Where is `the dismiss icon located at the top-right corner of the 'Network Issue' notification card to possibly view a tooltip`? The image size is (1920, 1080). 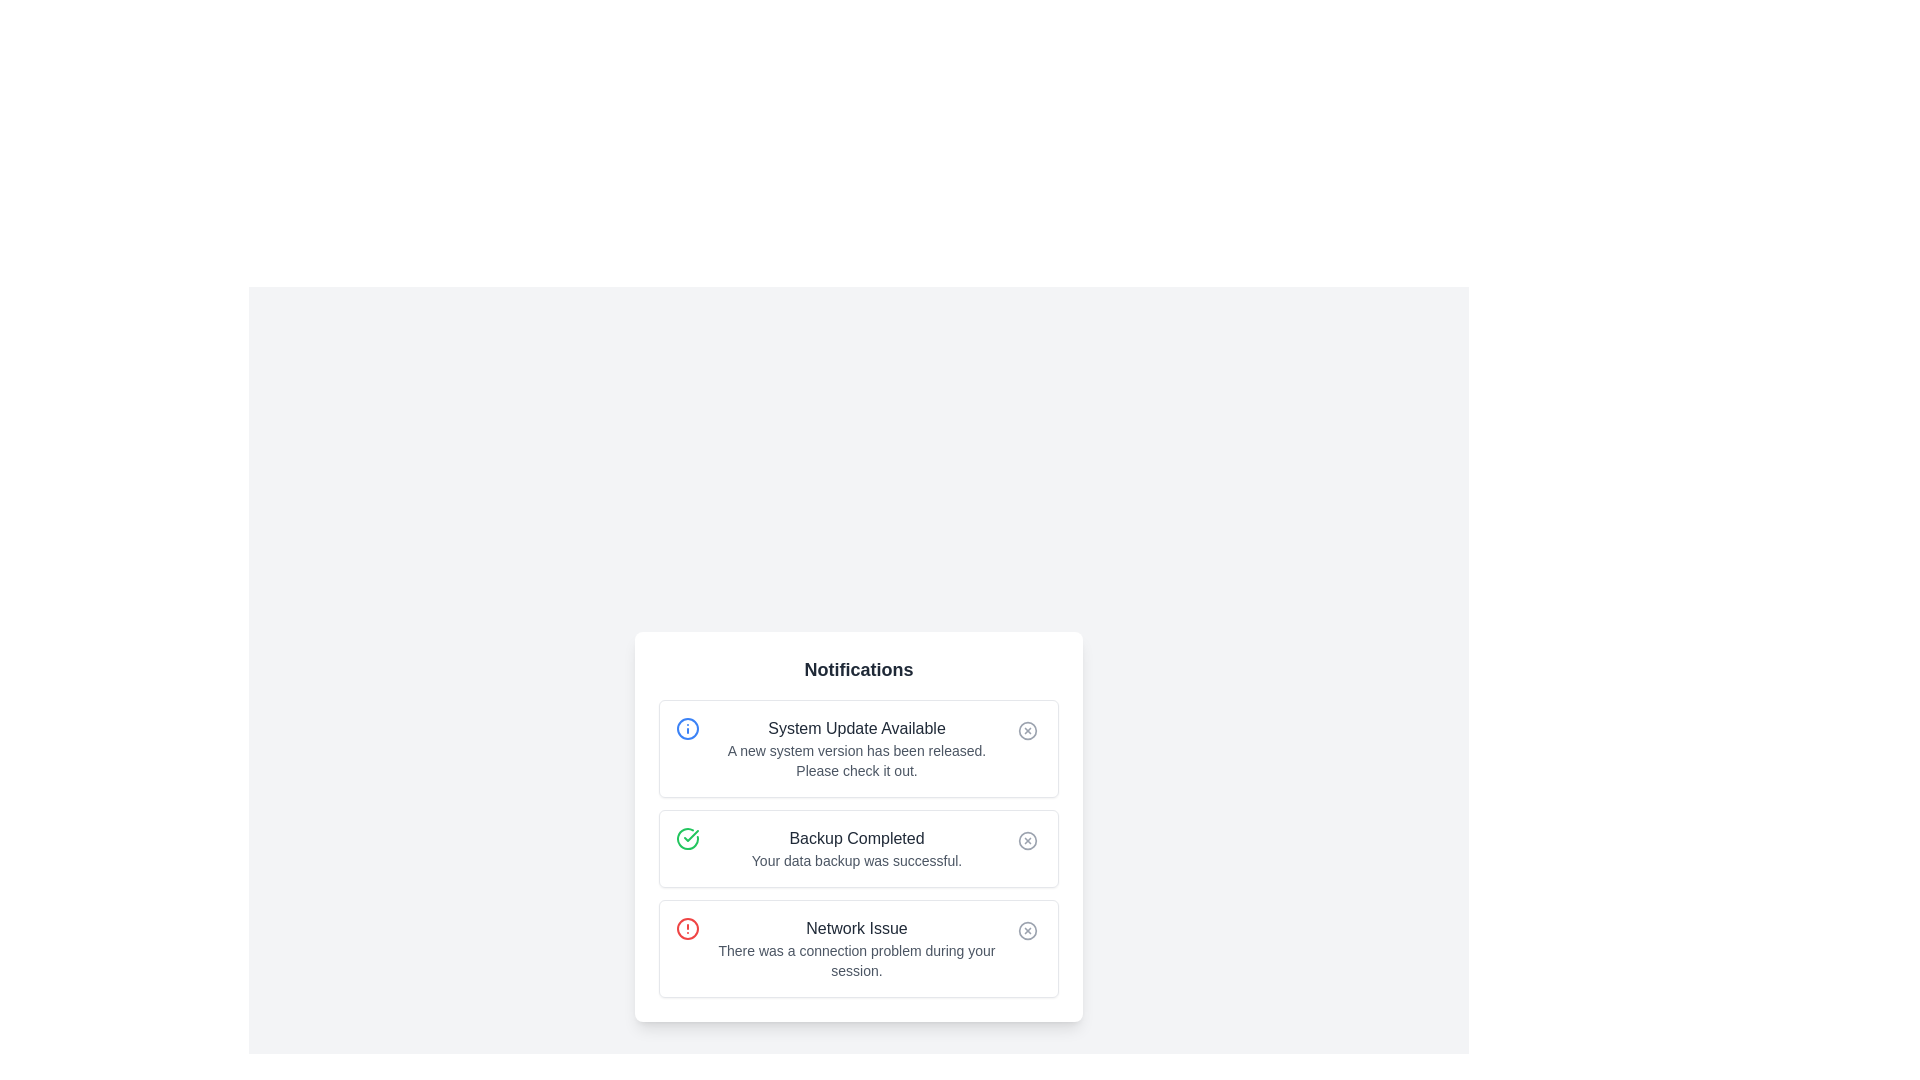 the dismiss icon located at the top-right corner of the 'Network Issue' notification card to possibly view a tooltip is located at coordinates (1027, 930).